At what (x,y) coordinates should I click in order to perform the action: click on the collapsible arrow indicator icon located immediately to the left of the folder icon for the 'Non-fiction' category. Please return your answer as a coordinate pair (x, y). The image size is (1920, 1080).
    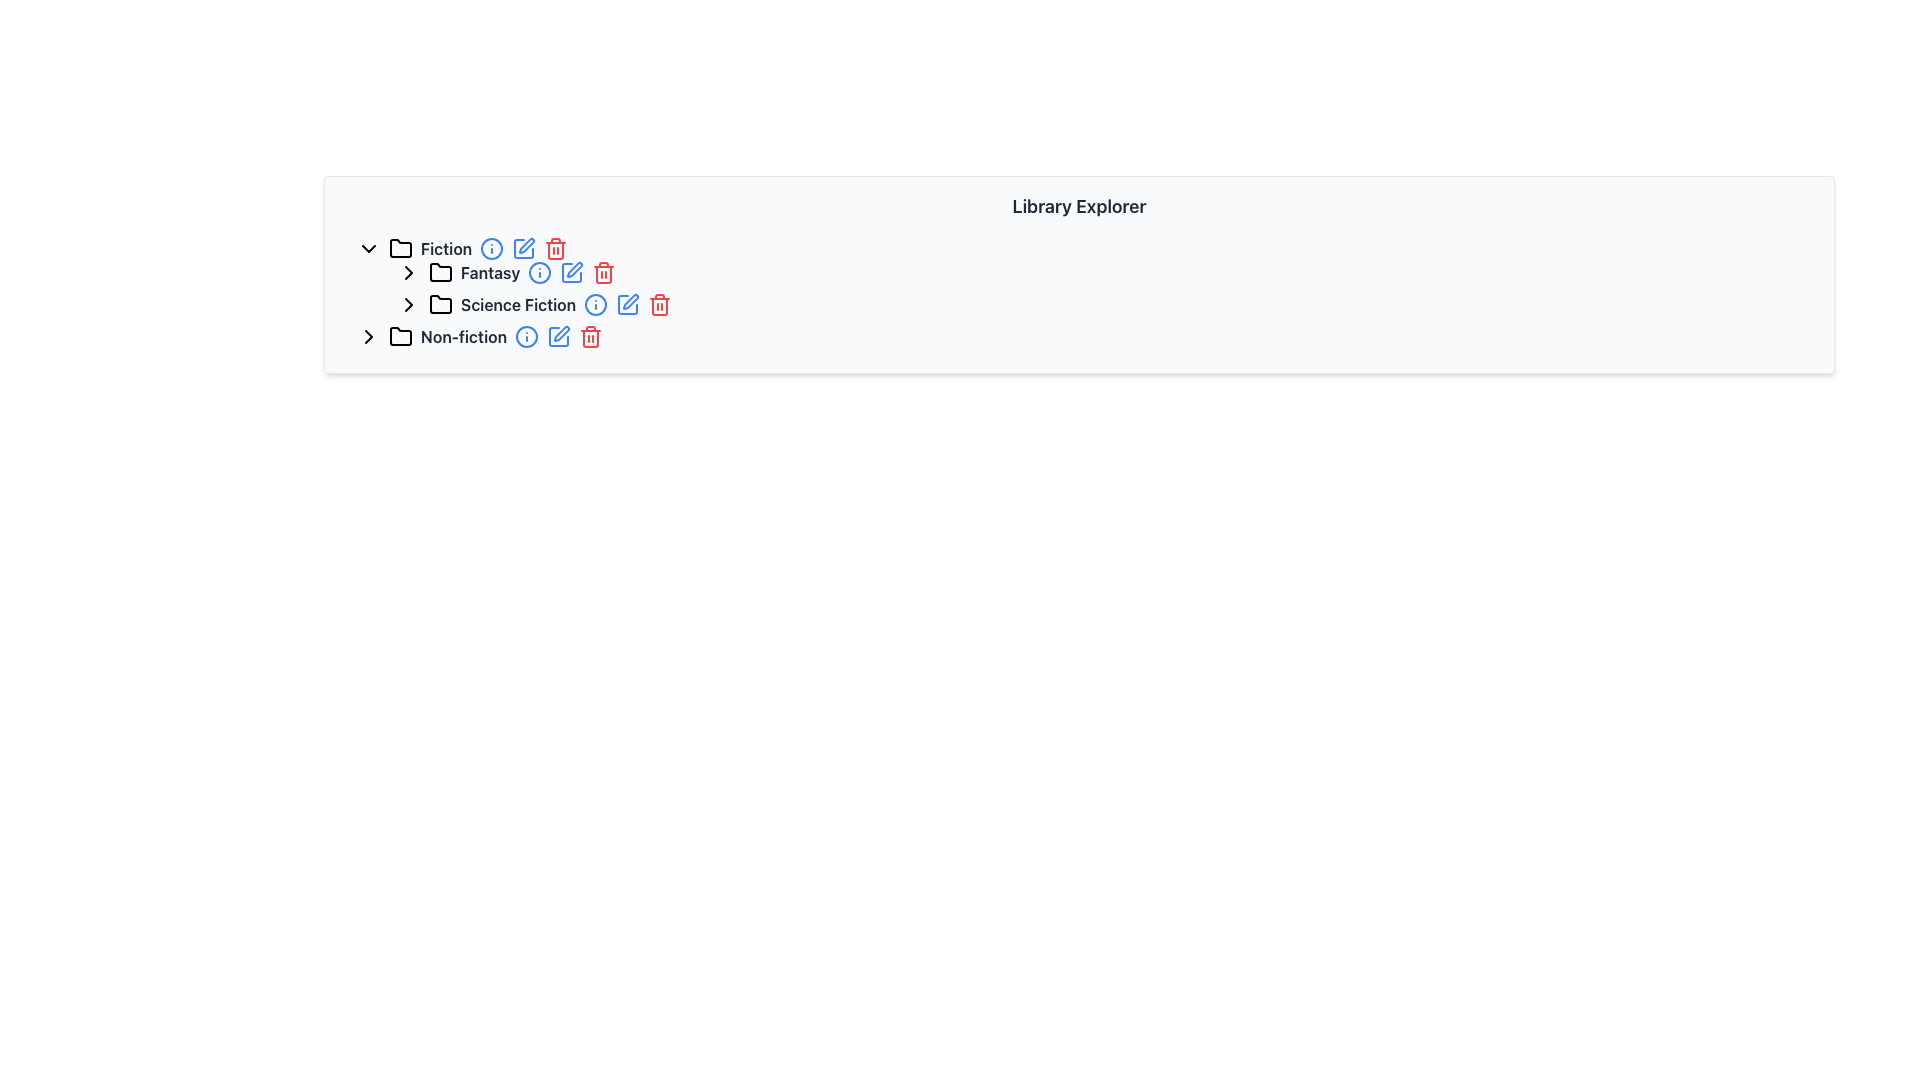
    Looking at the image, I should click on (369, 335).